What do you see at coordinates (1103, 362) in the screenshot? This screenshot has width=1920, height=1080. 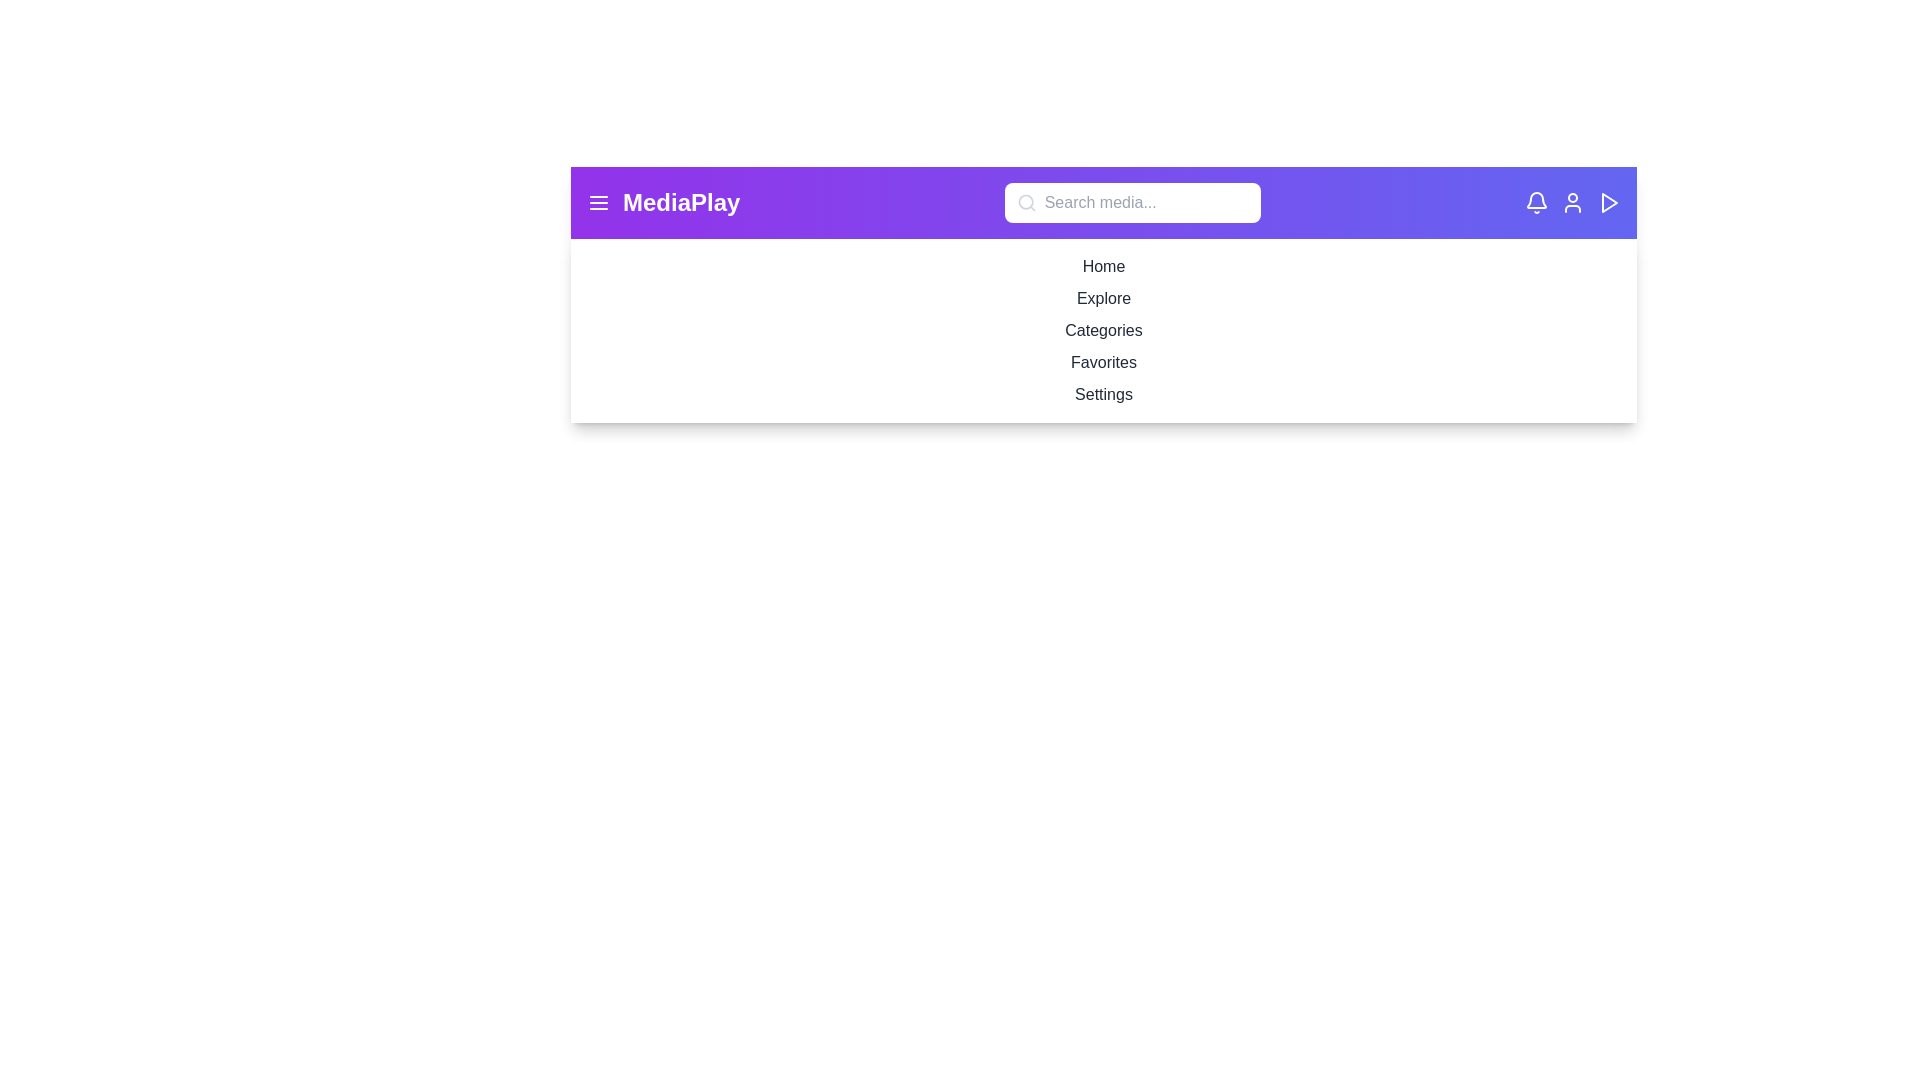 I see `the 'Favorites' navigational link` at bounding box center [1103, 362].